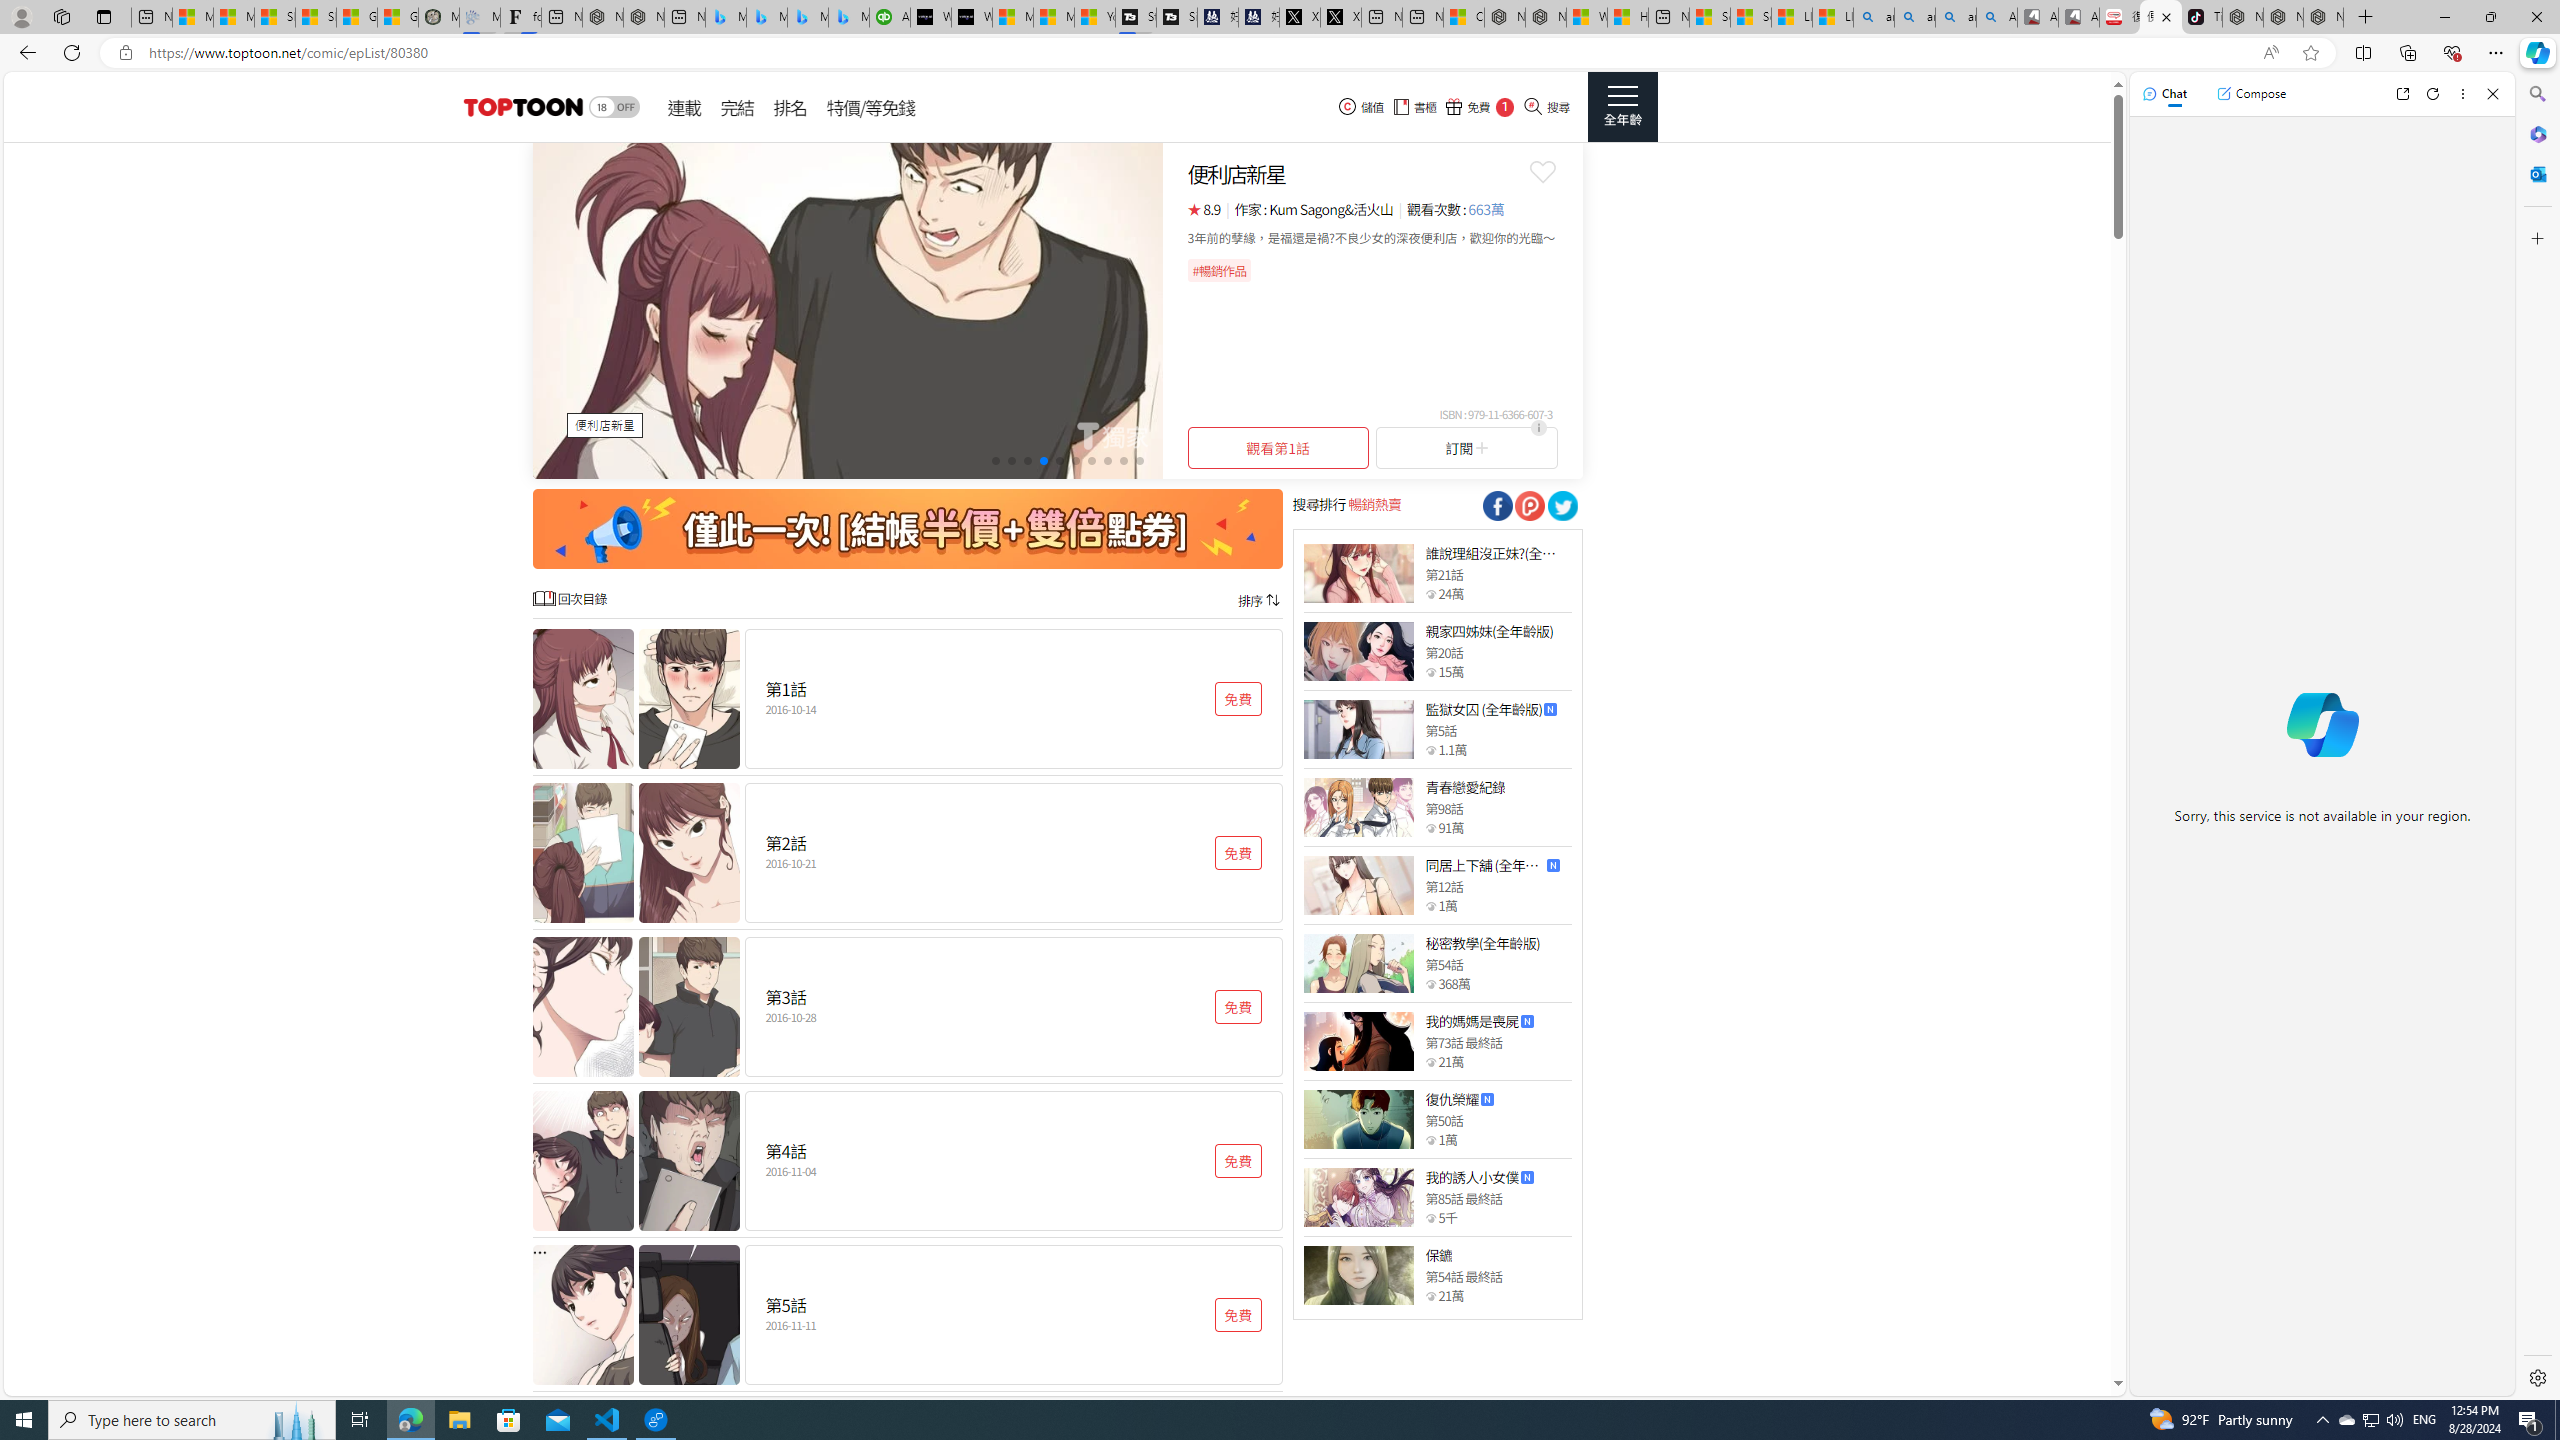 Image resolution: width=2560 pixels, height=1440 pixels. I want to click on 'Go to slide 1', so click(994, 459).